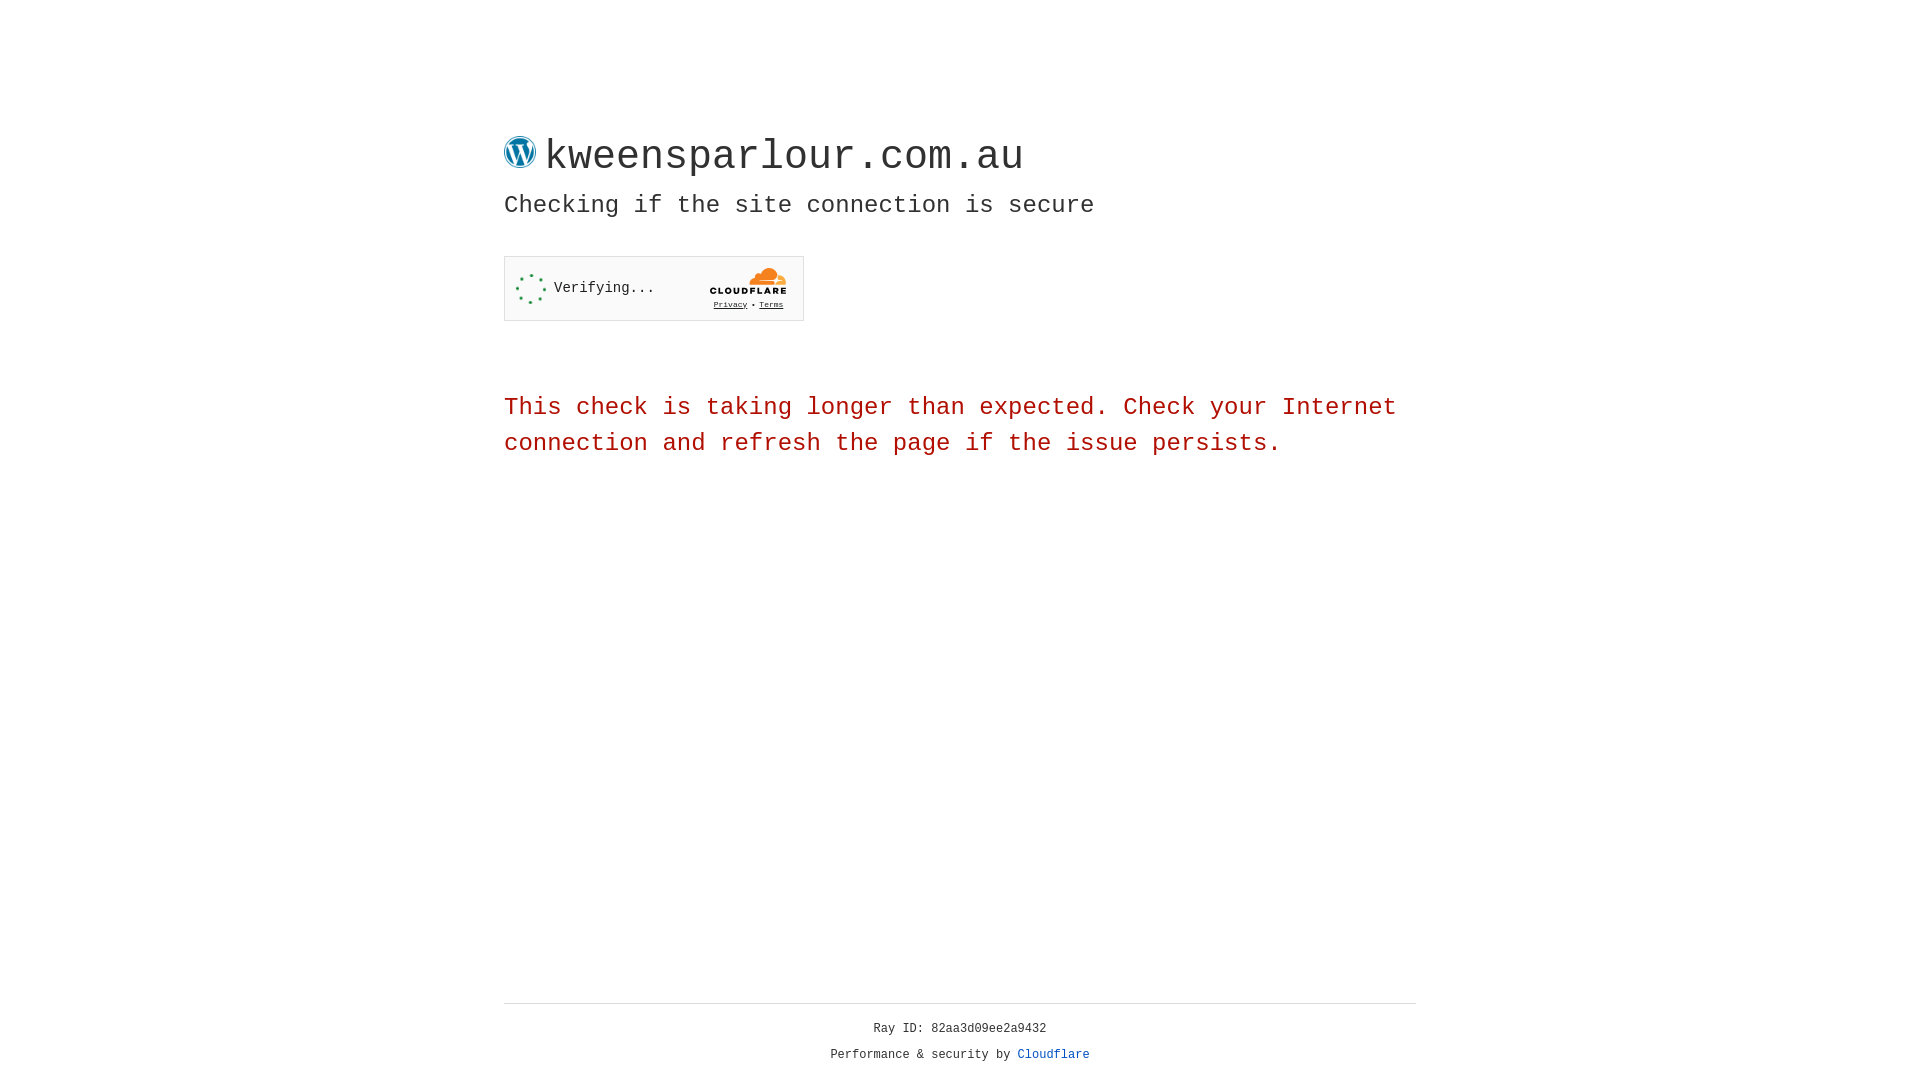  What do you see at coordinates (1017, 1054) in the screenshot?
I see `'Cloudflare'` at bounding box center [1017, 1054].